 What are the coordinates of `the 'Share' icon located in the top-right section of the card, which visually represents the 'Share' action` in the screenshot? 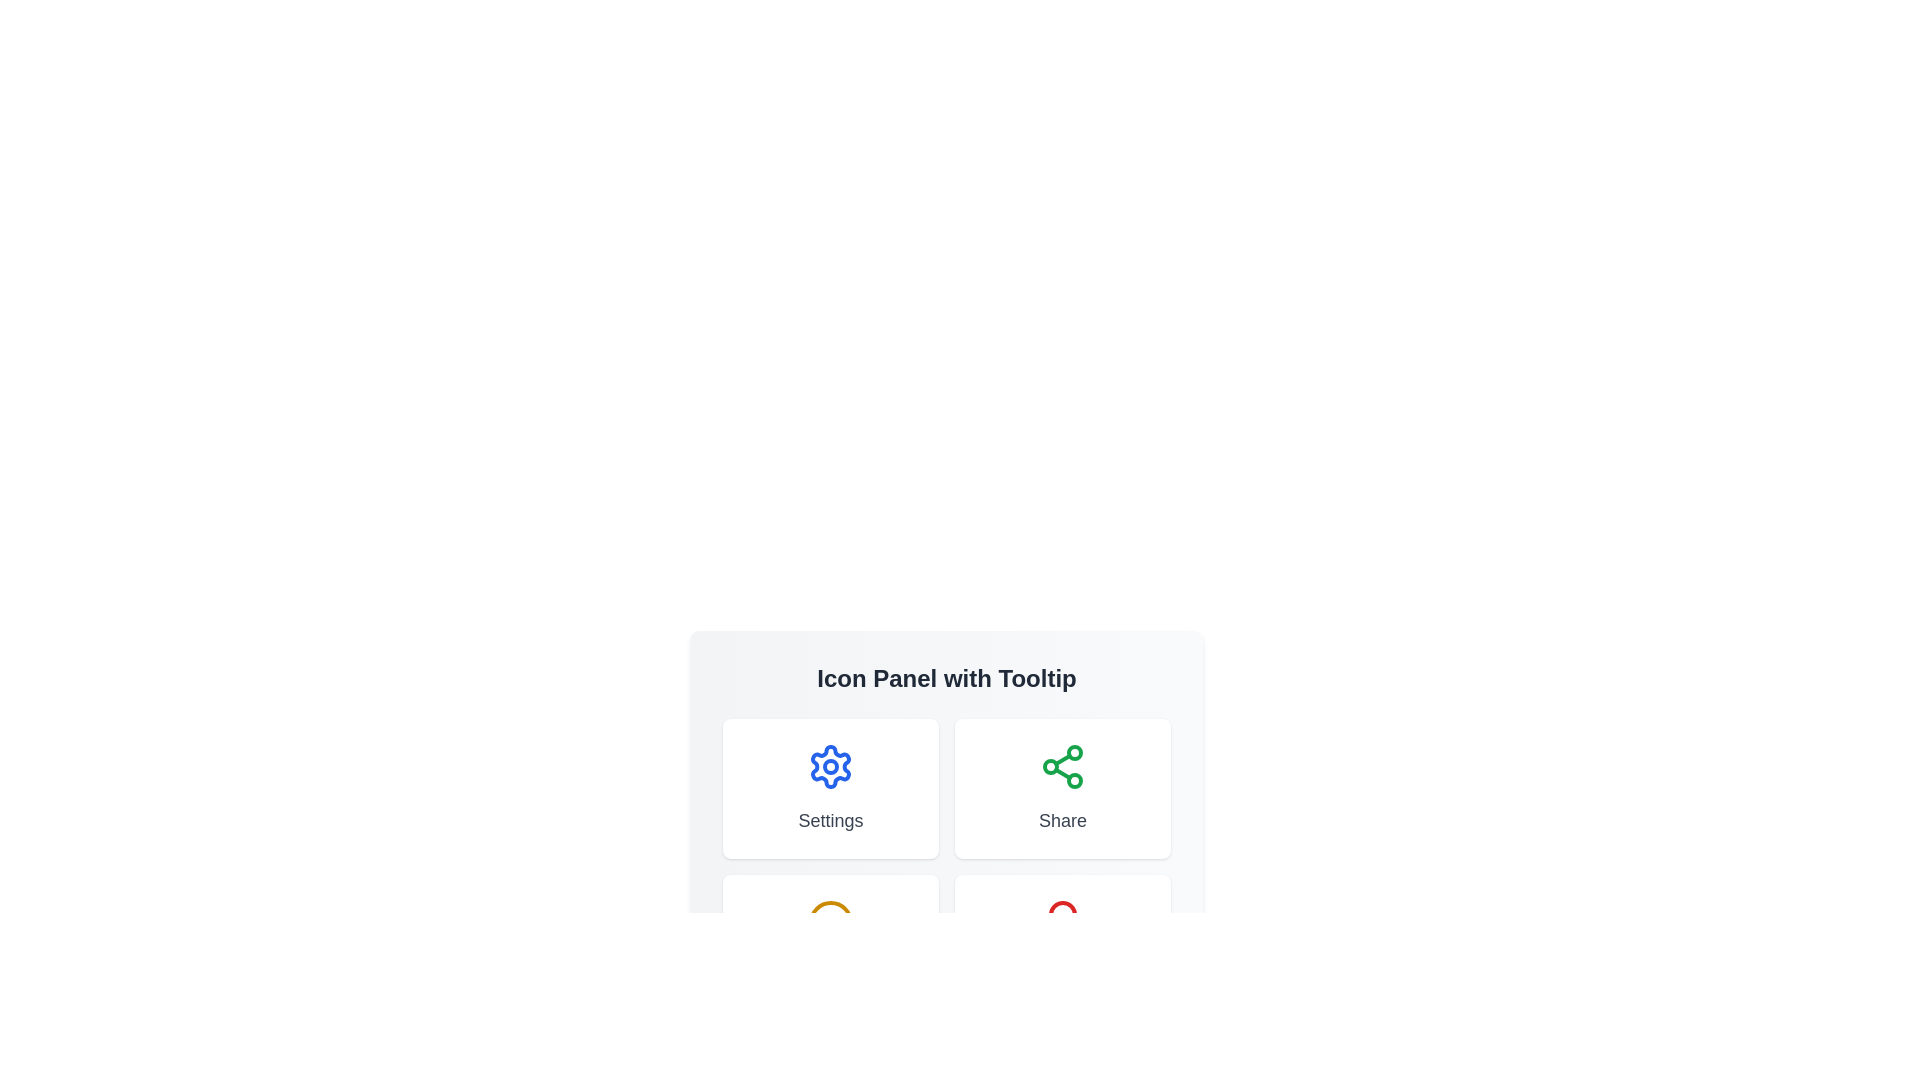 It's located at (1061, 766).